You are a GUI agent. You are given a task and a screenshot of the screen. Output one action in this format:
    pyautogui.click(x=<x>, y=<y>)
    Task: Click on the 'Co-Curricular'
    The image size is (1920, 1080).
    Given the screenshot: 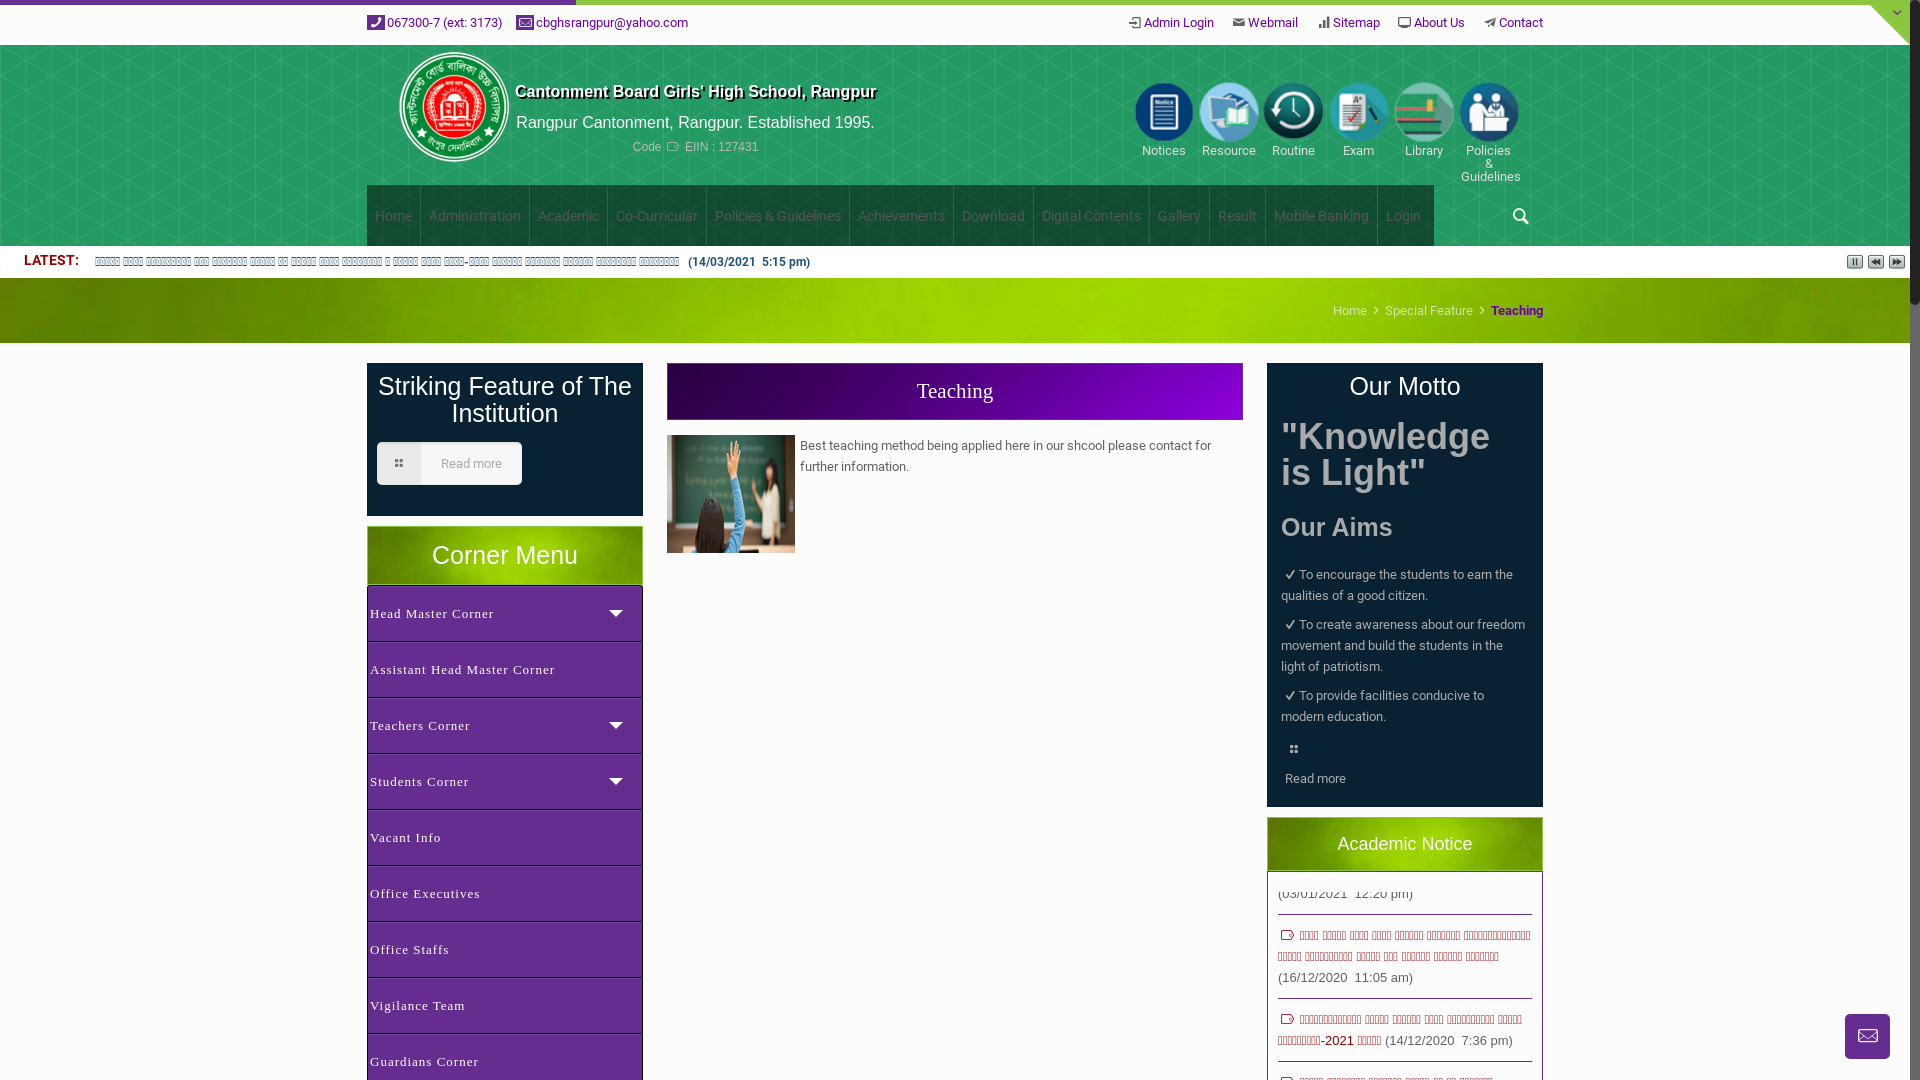 What is the action you would take?
    pyautogui.click(x=657, y=216)
    